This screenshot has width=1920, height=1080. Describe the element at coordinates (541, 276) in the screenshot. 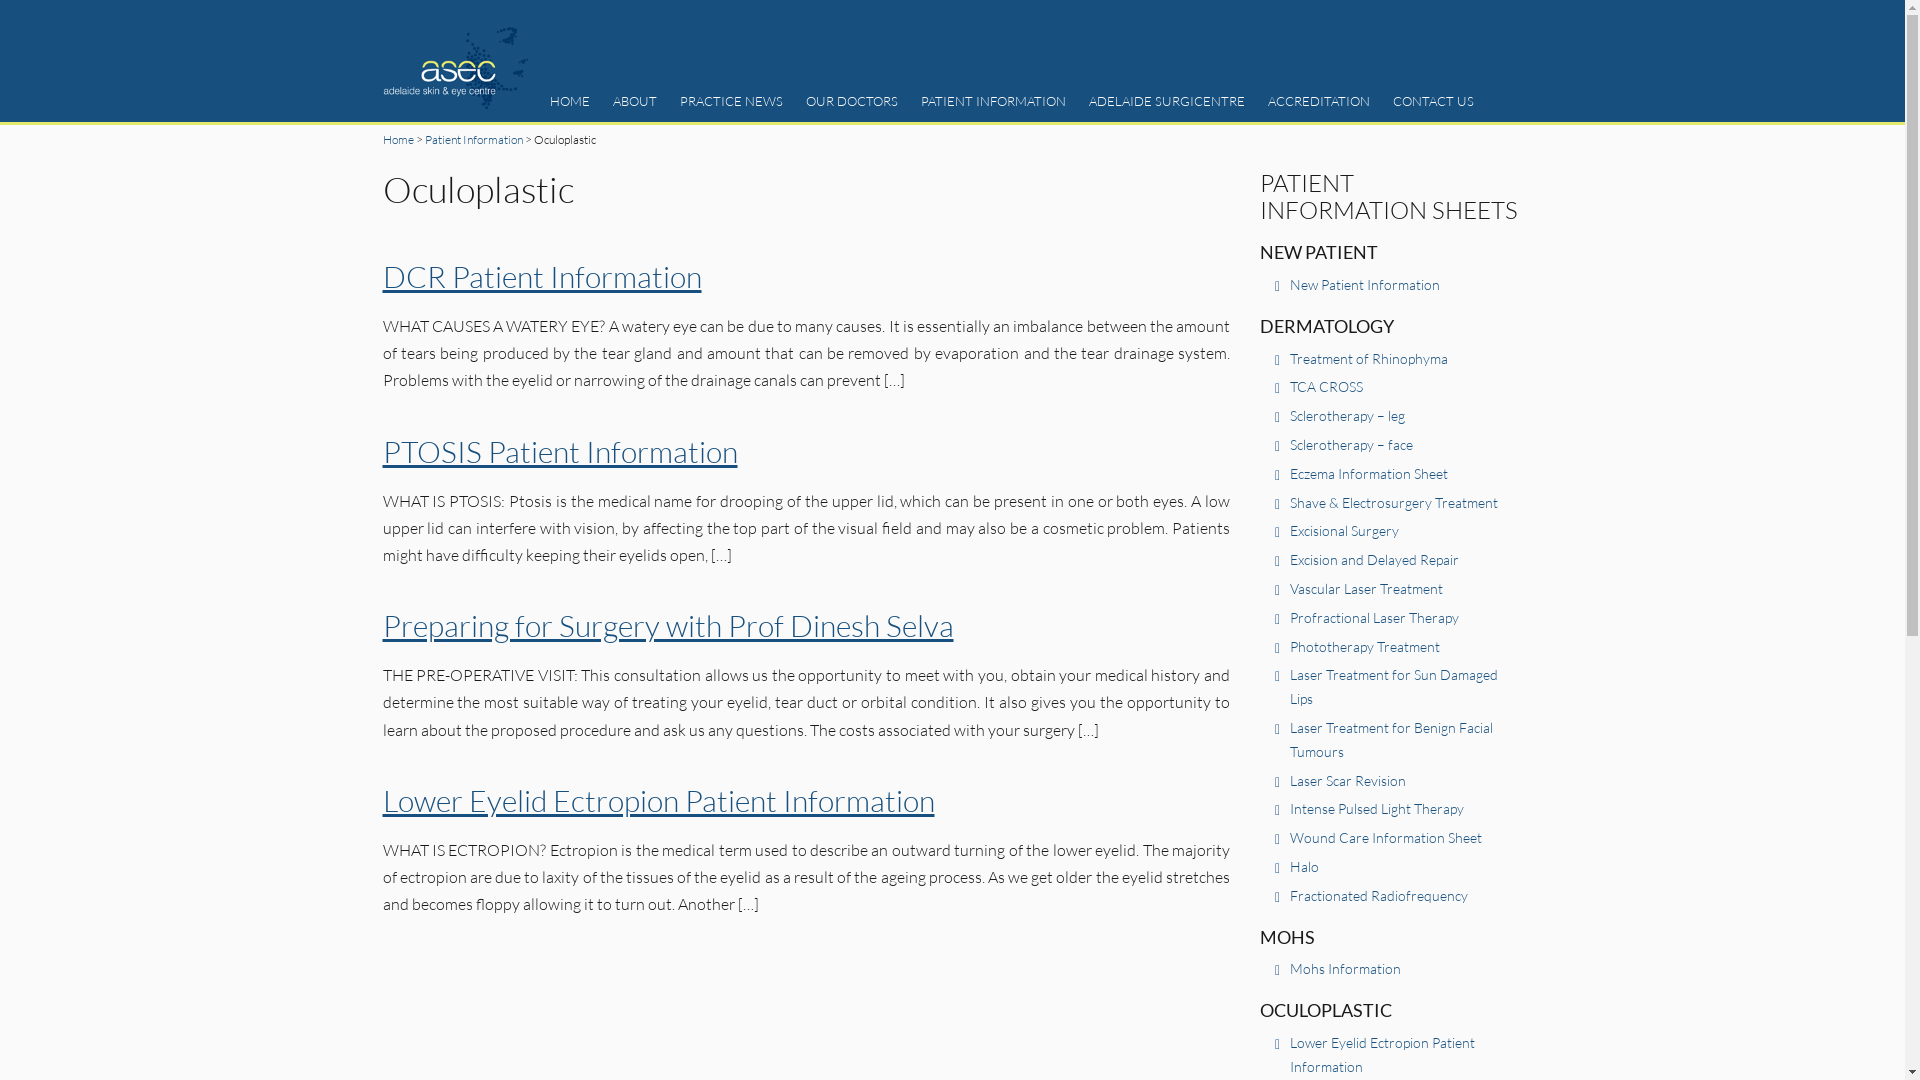

I see `'DCR Patient Information'` at that location.